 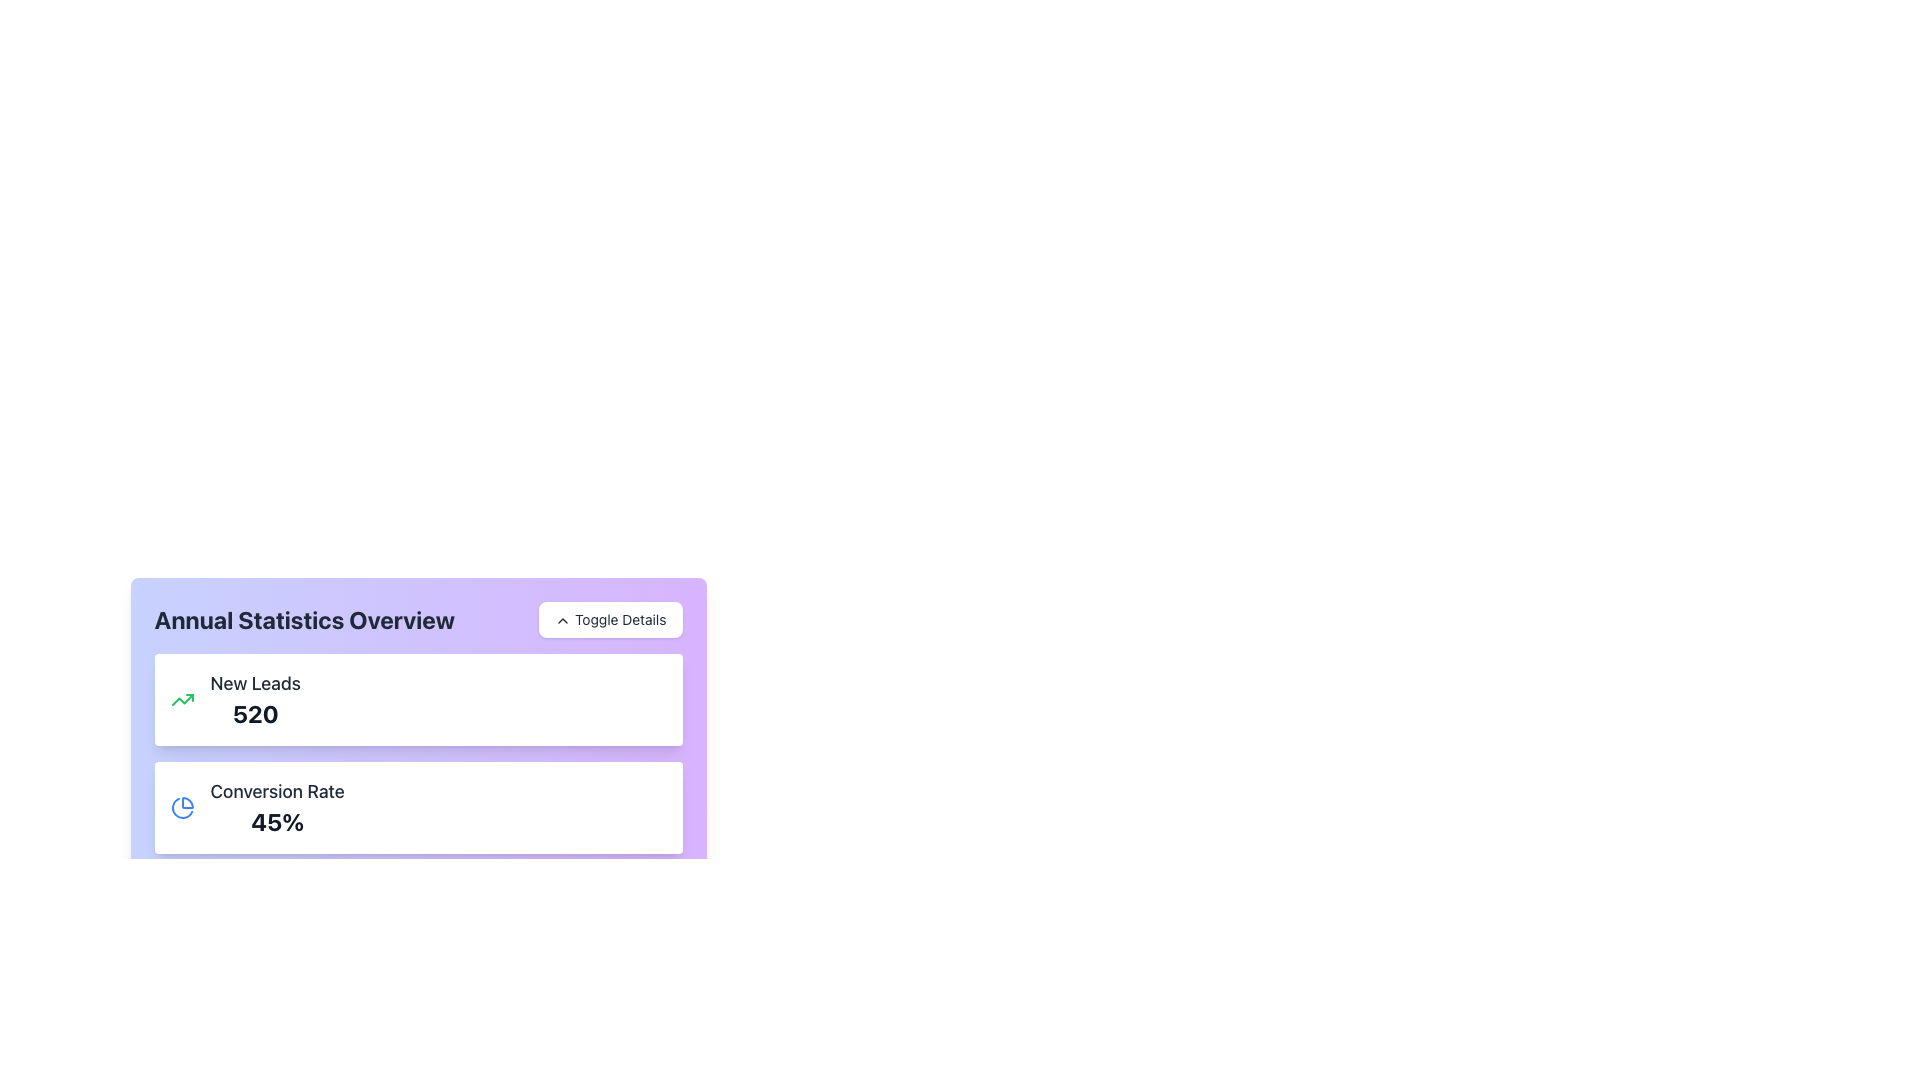 What do you see at coordinates (562, 620) in the screenshot?
I see `the central upward-pointing chevron icon within the 'Toggle Details' button located in the top-right corner of the purple heading block labeled 'Annual Statistics Overview'` at bounding box center [562, 620].